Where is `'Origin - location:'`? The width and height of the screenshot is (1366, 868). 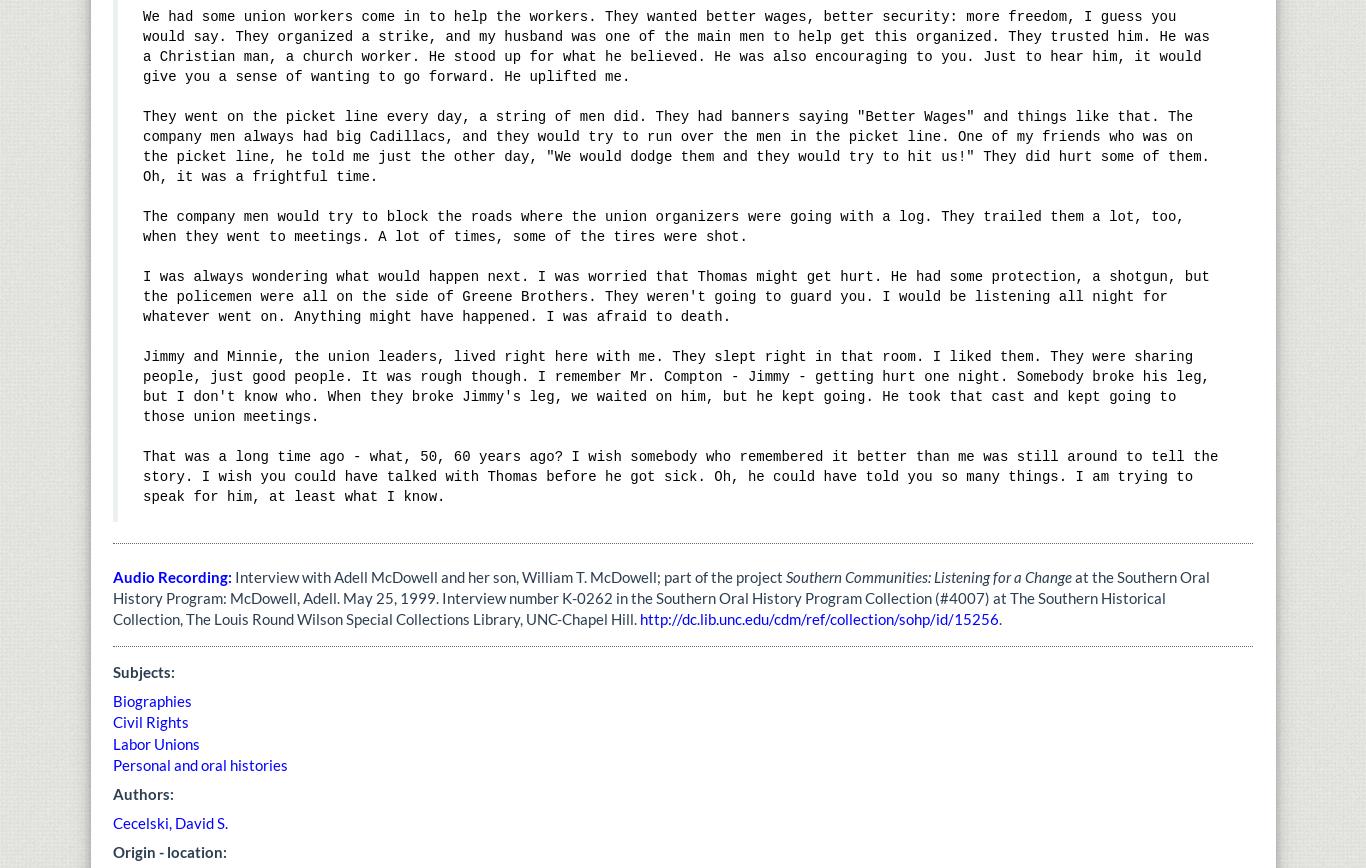 'Origin - location:' is located at coordinates (170, 850).